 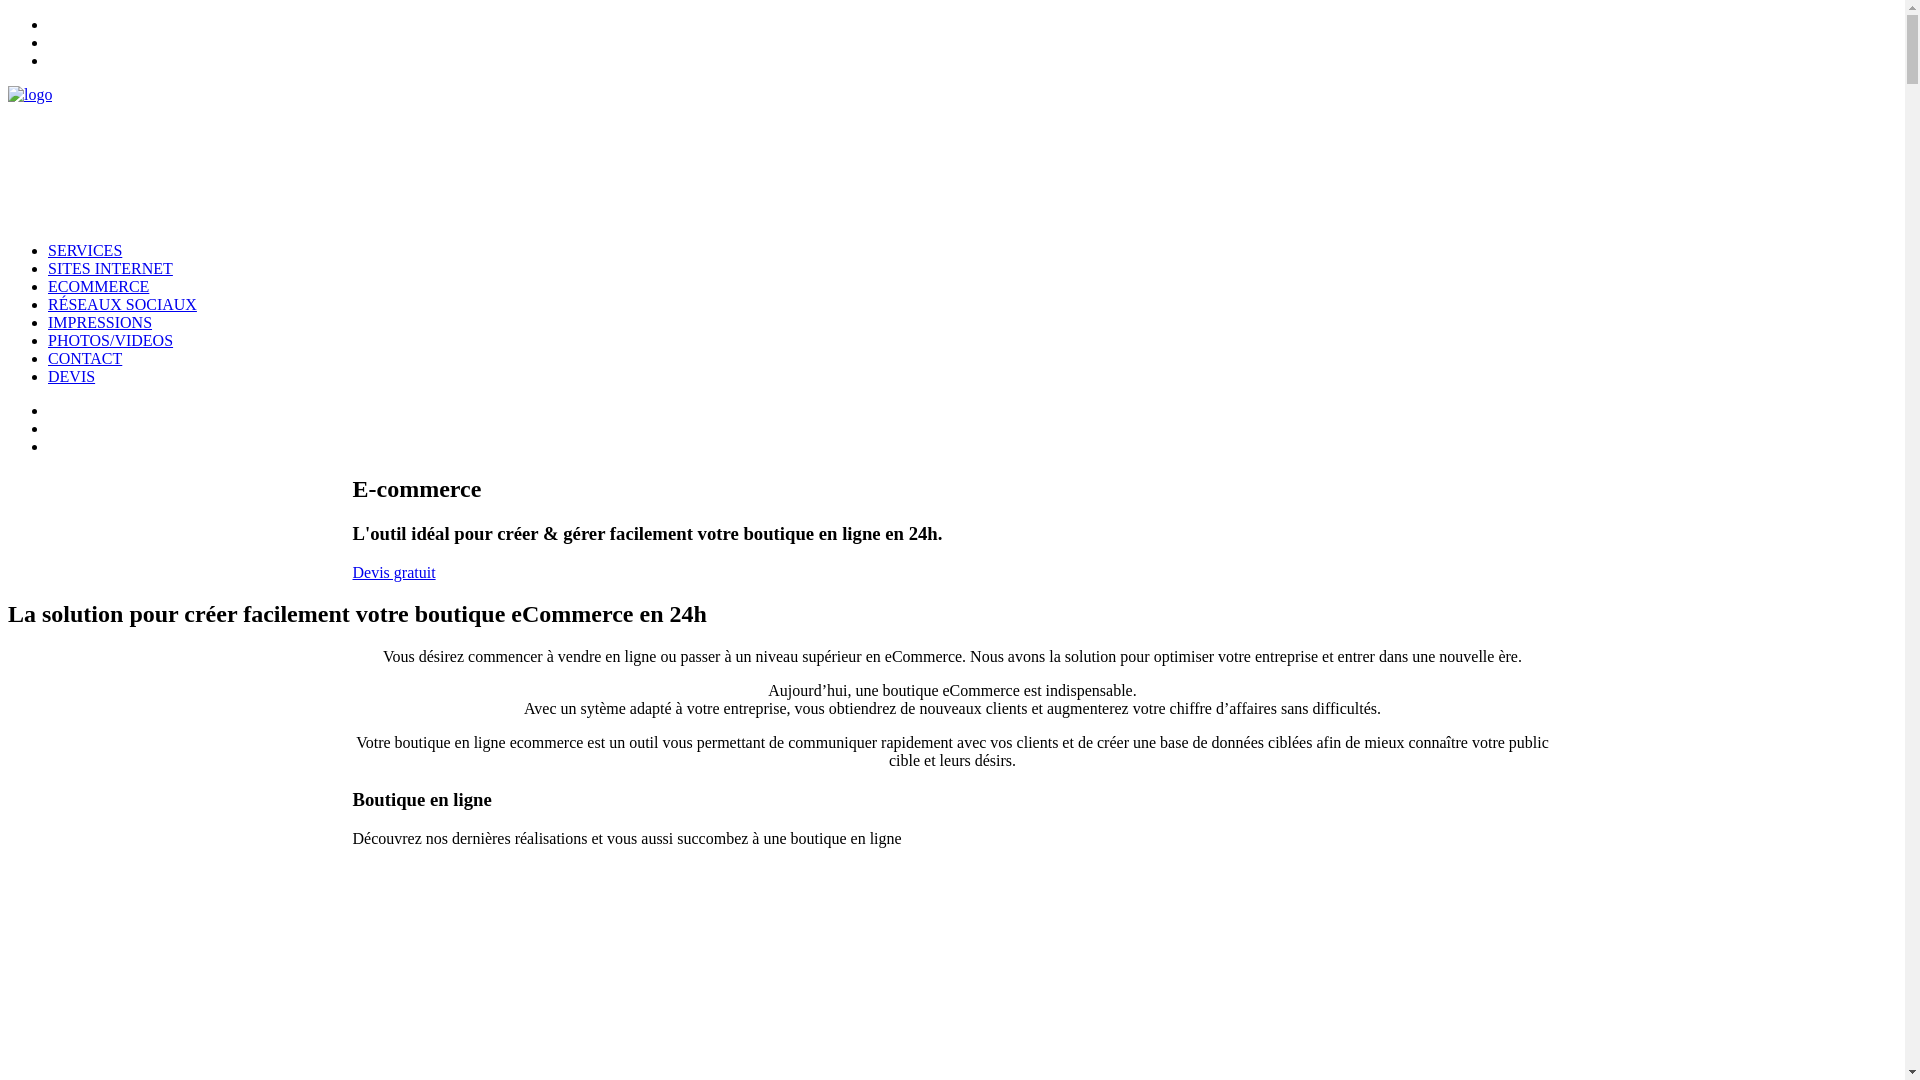 What do you see at coordinates (71, 376) in the screenshot?
I see `'DEVIS'` at bounding box center [71, 376].